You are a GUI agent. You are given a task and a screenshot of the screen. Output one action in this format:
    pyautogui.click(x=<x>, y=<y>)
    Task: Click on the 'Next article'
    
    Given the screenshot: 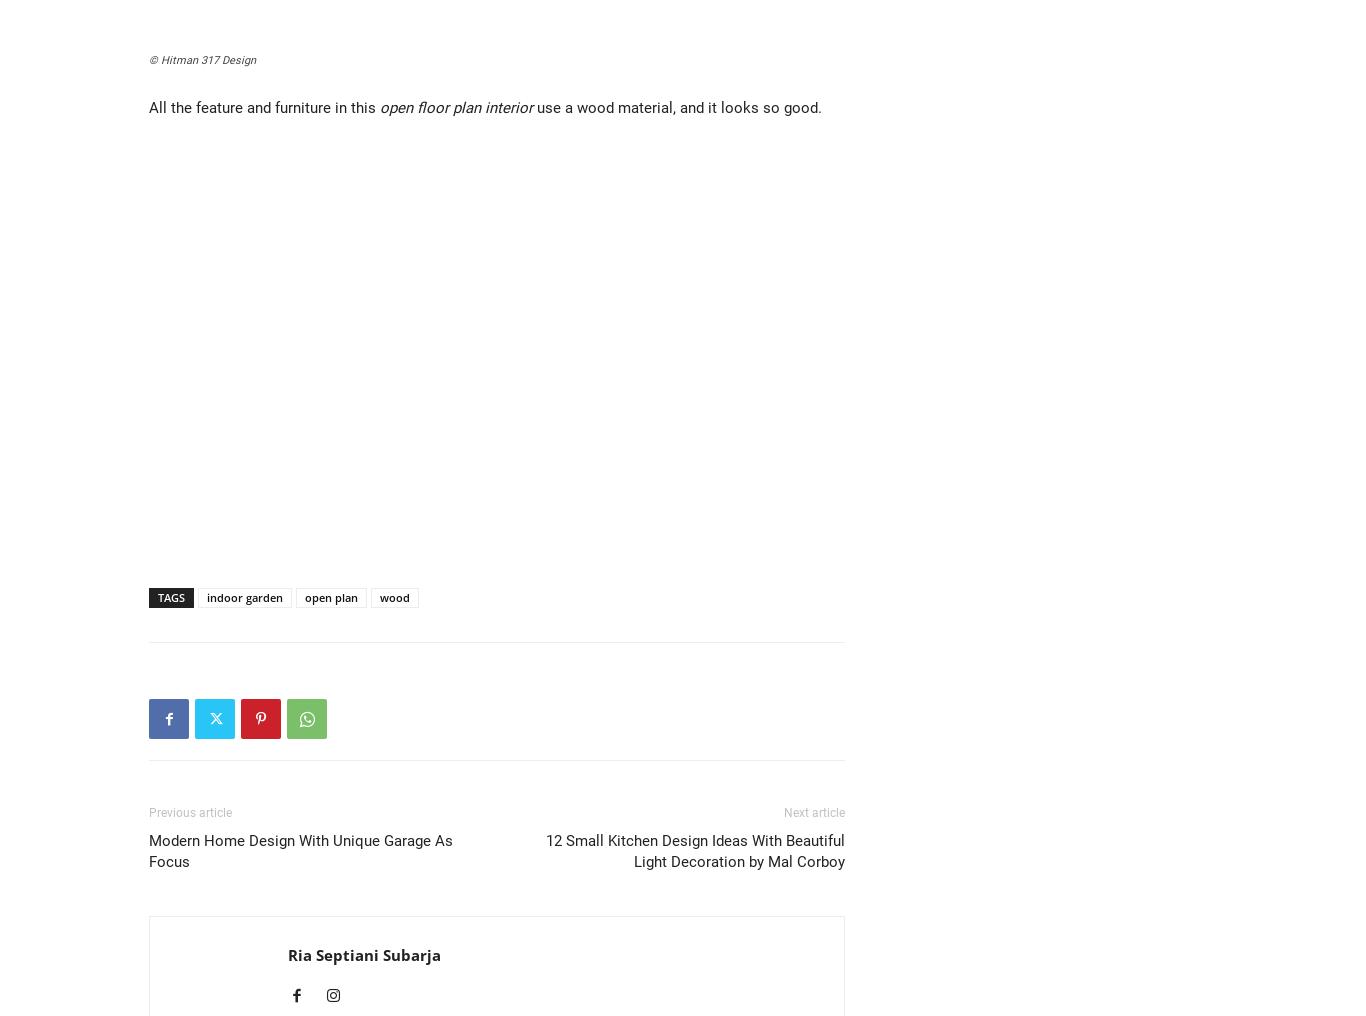 What is the action you would take?
    pyautogui.click(x=813, y=812)
    